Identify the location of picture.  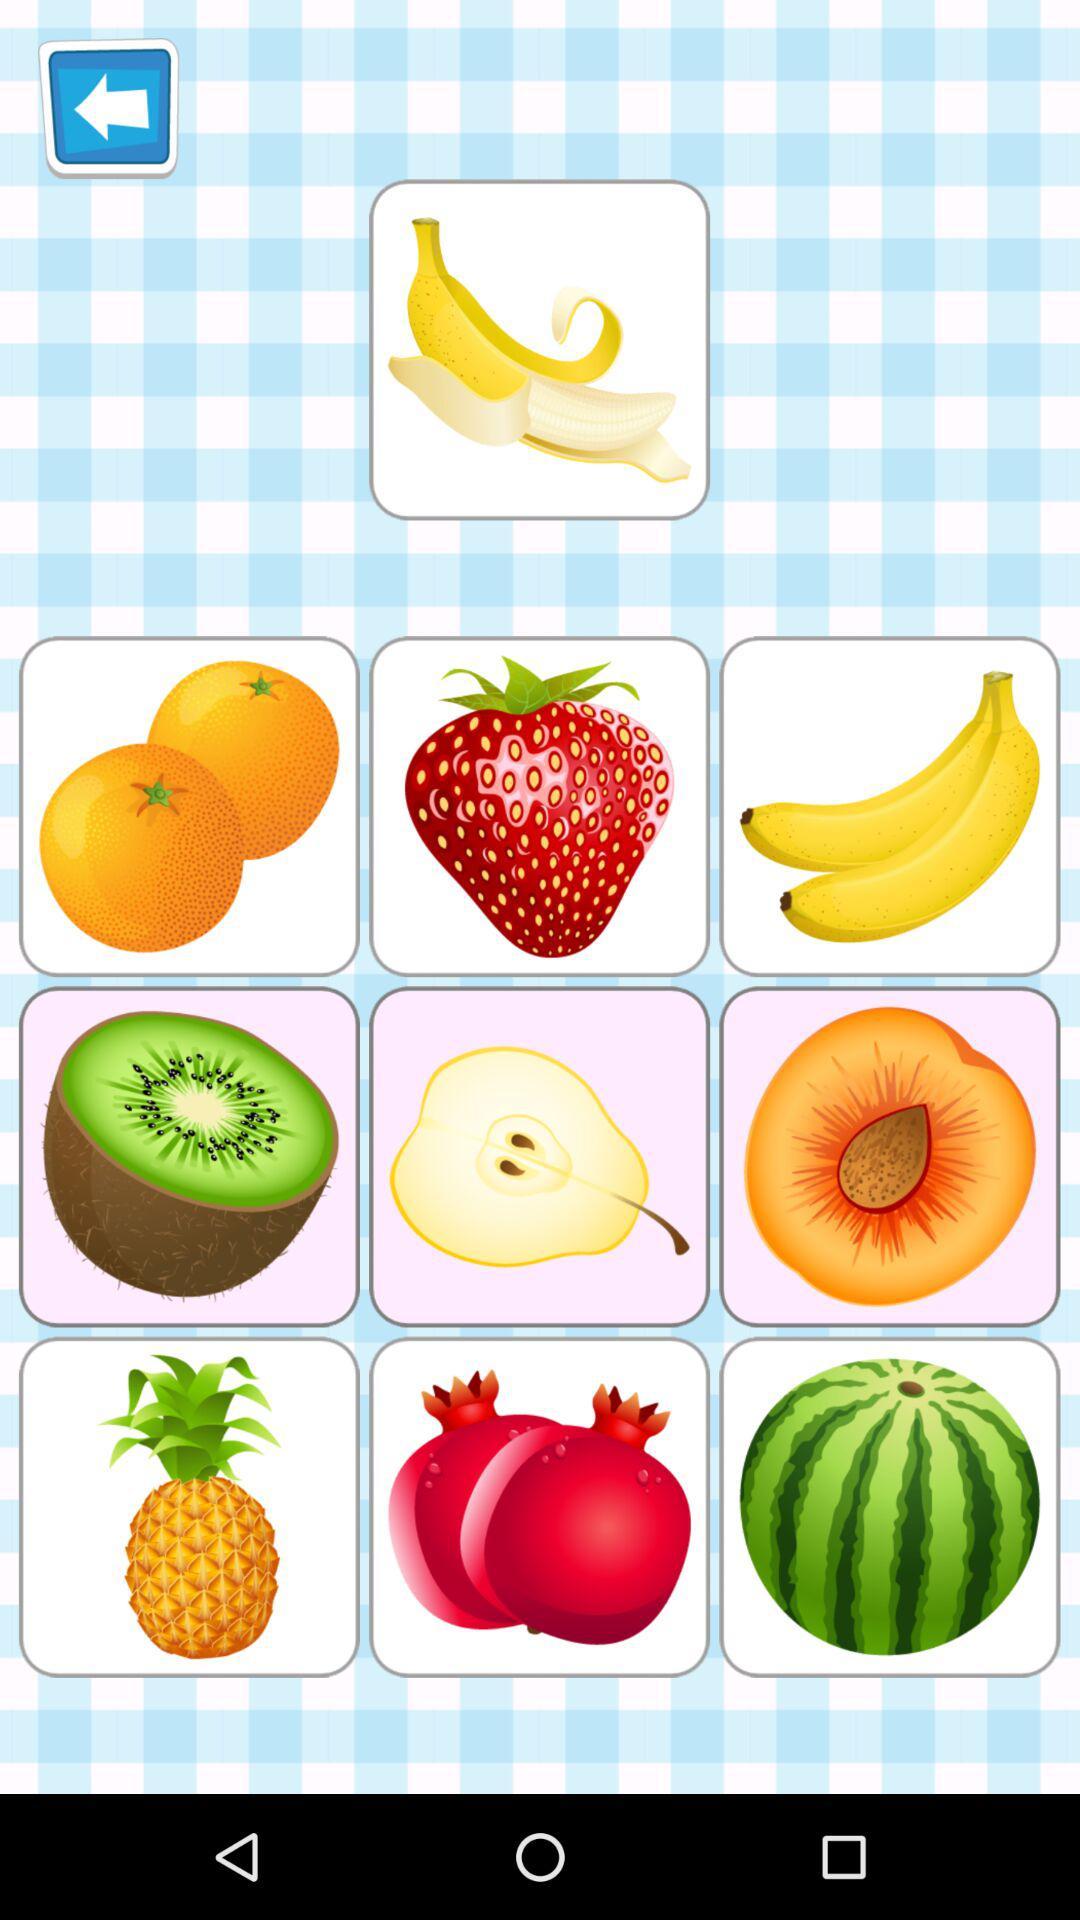
(538, 349).